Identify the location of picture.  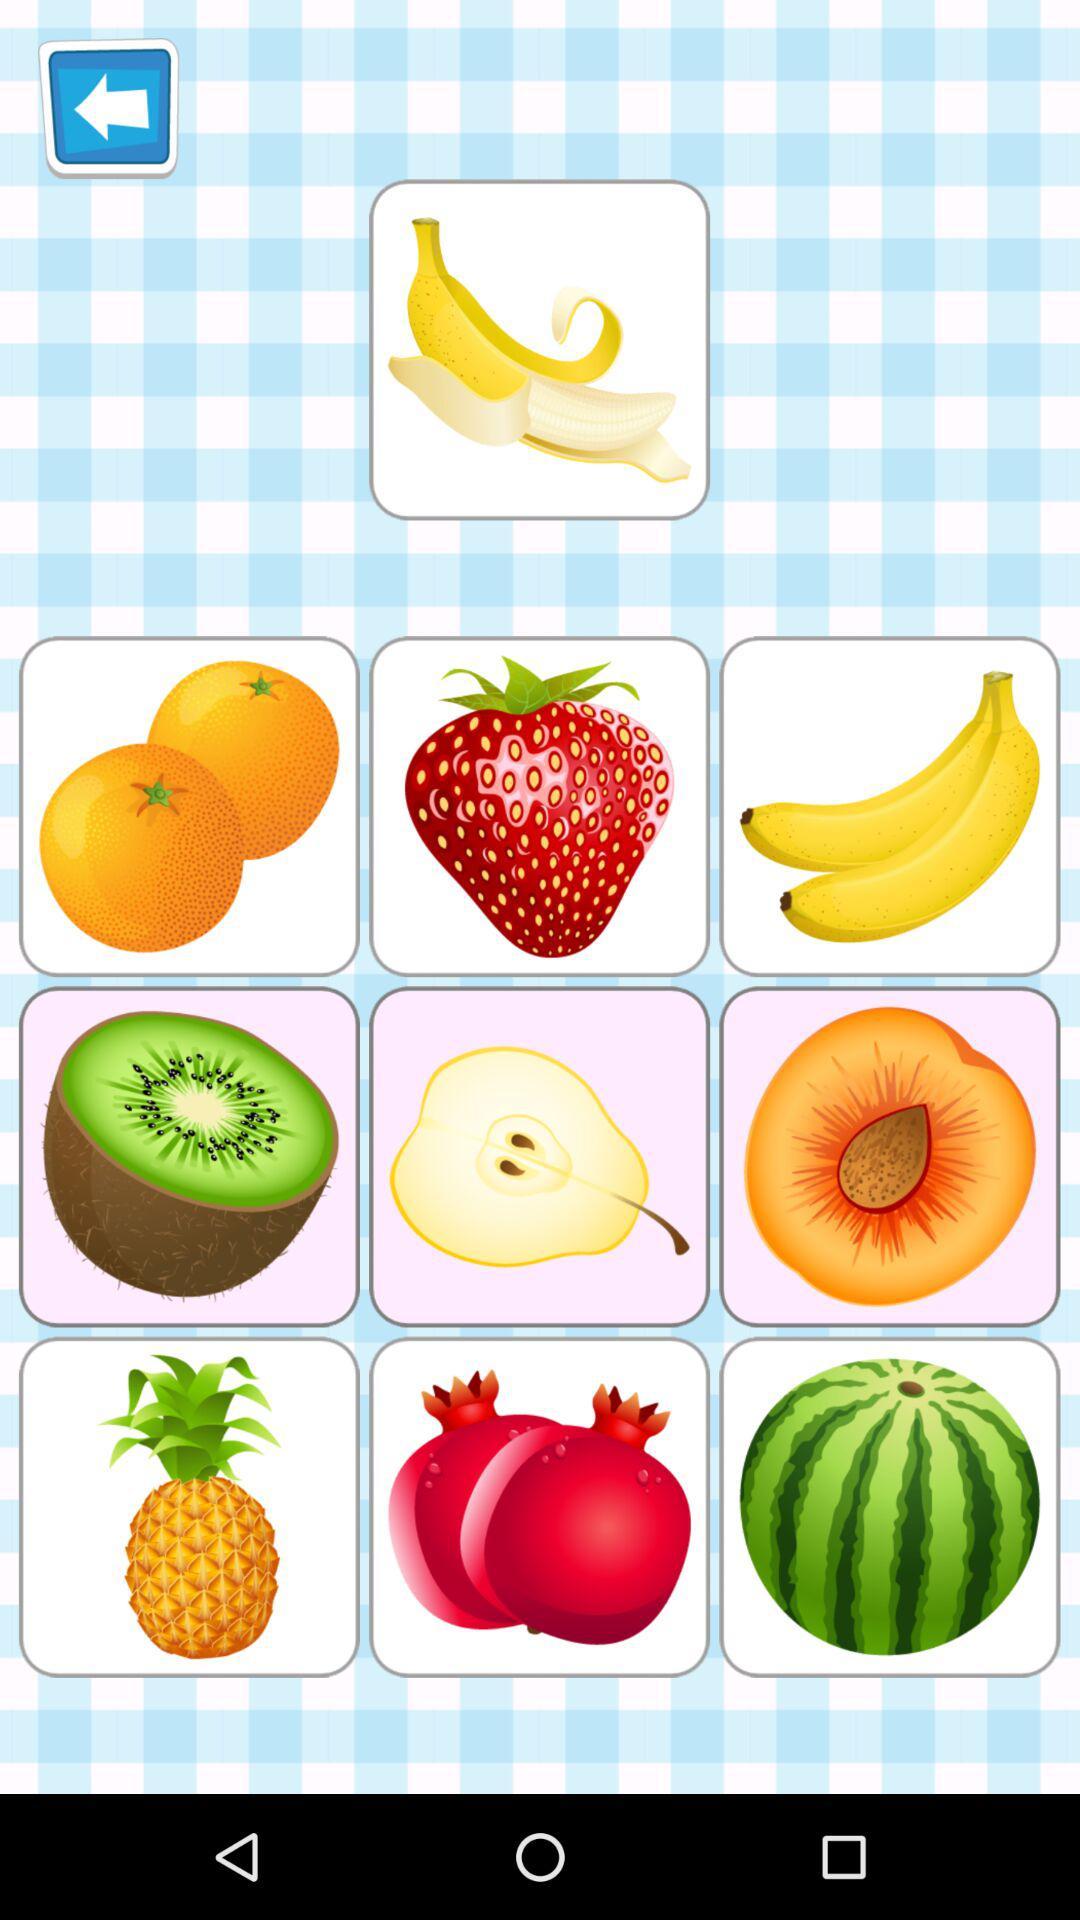
(538, 349).